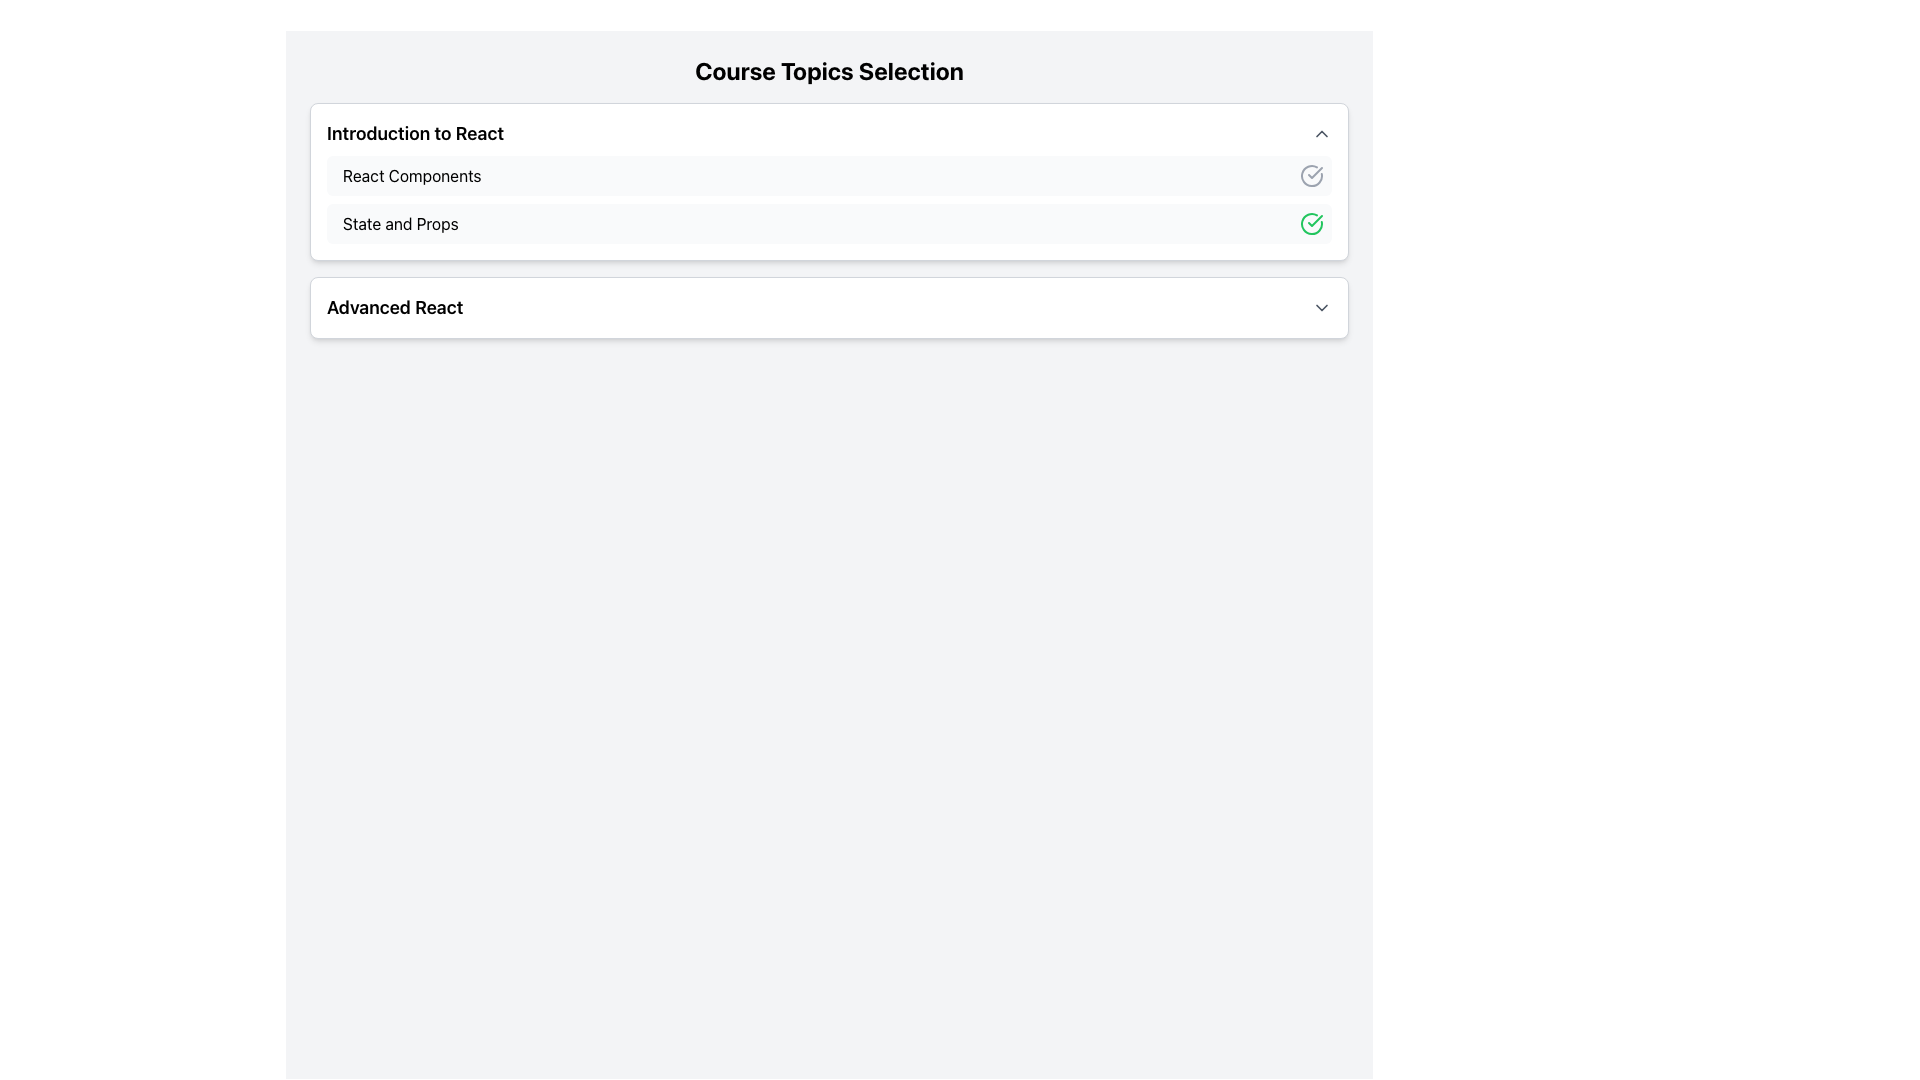 The height and width of the screenshot is (1080, 1920). What do you see at coordinates (1311, 223) in the screenshot?
I see `the green circular checkmark icon located to the right of the text 'State and Props' for accessibility purposes` at bounding box center [1311, 223].